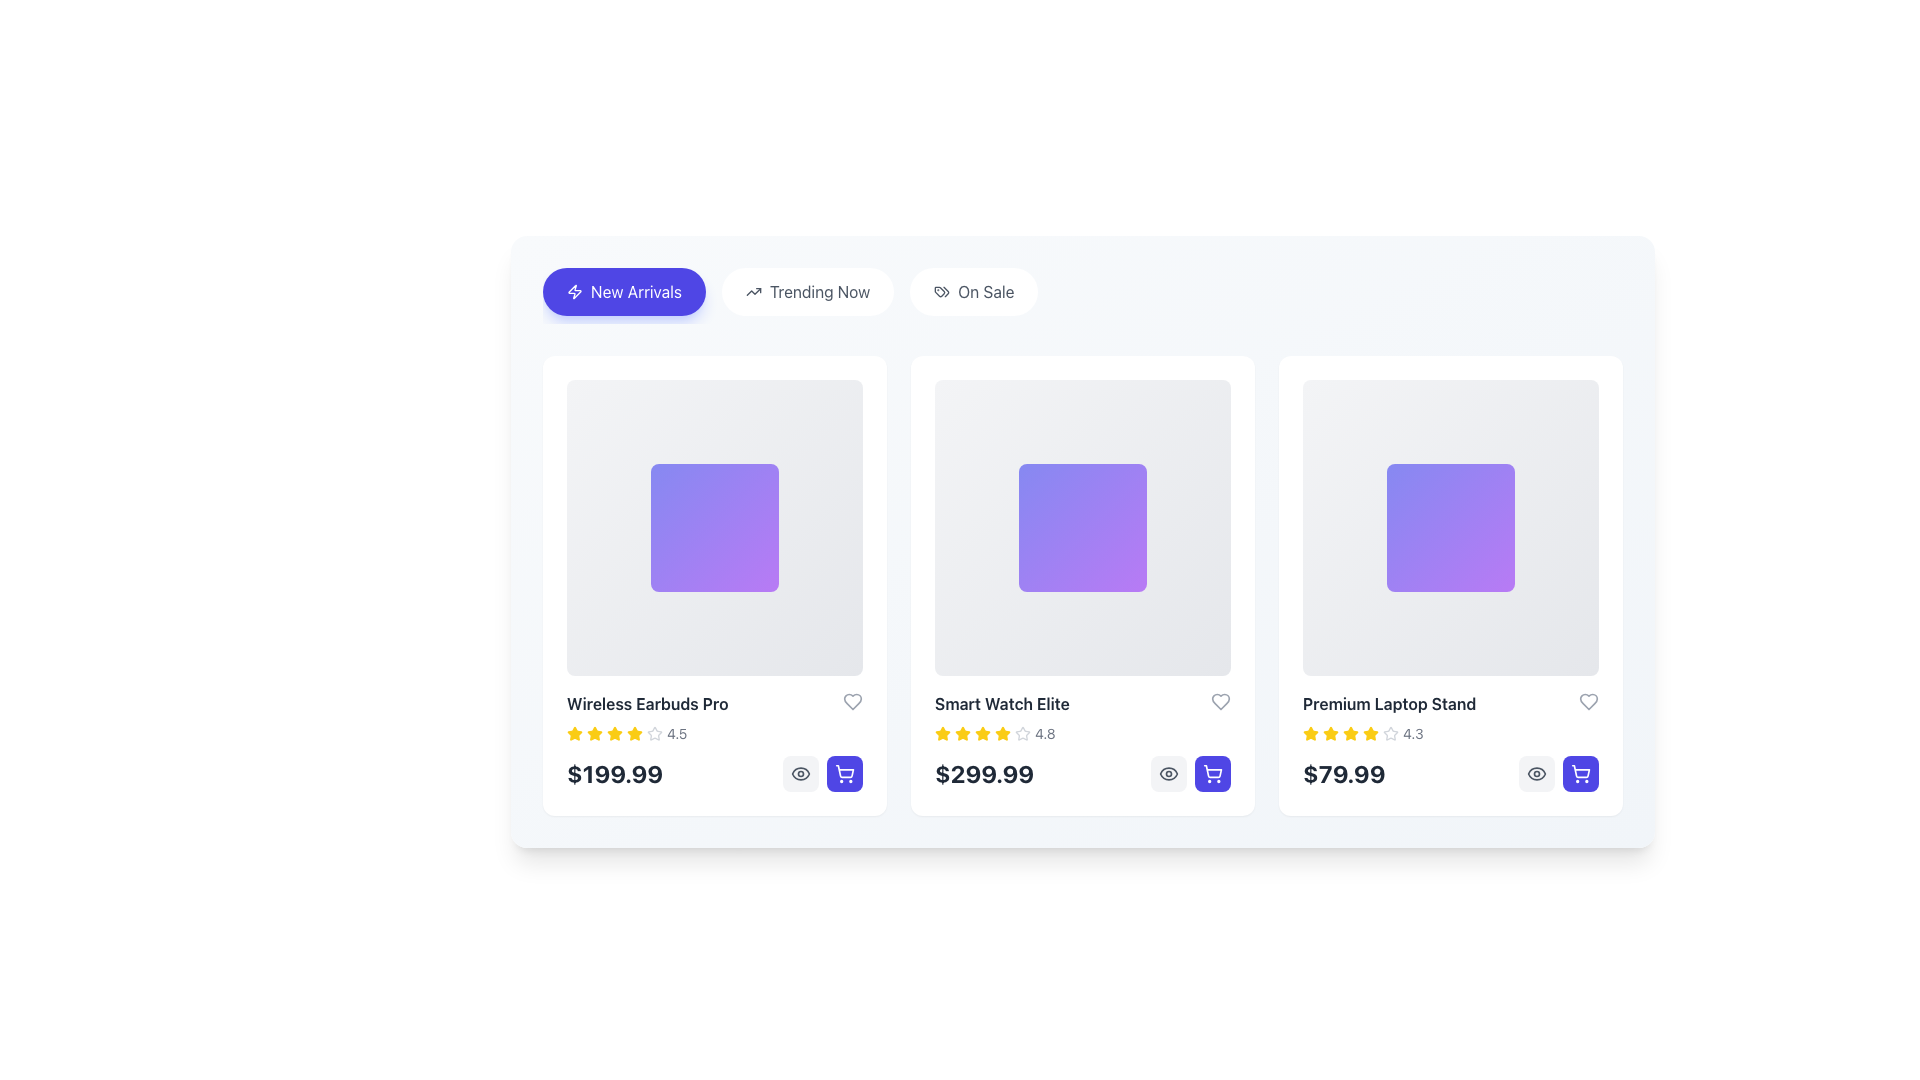 Image resolution: width=1920 pixels, height=1080 pixels. I want to click on the fourth rating star icon representing a 4.3 rating for the 'Premium Laptop Stand' product to potentially rate the product, so click(1310, 732).